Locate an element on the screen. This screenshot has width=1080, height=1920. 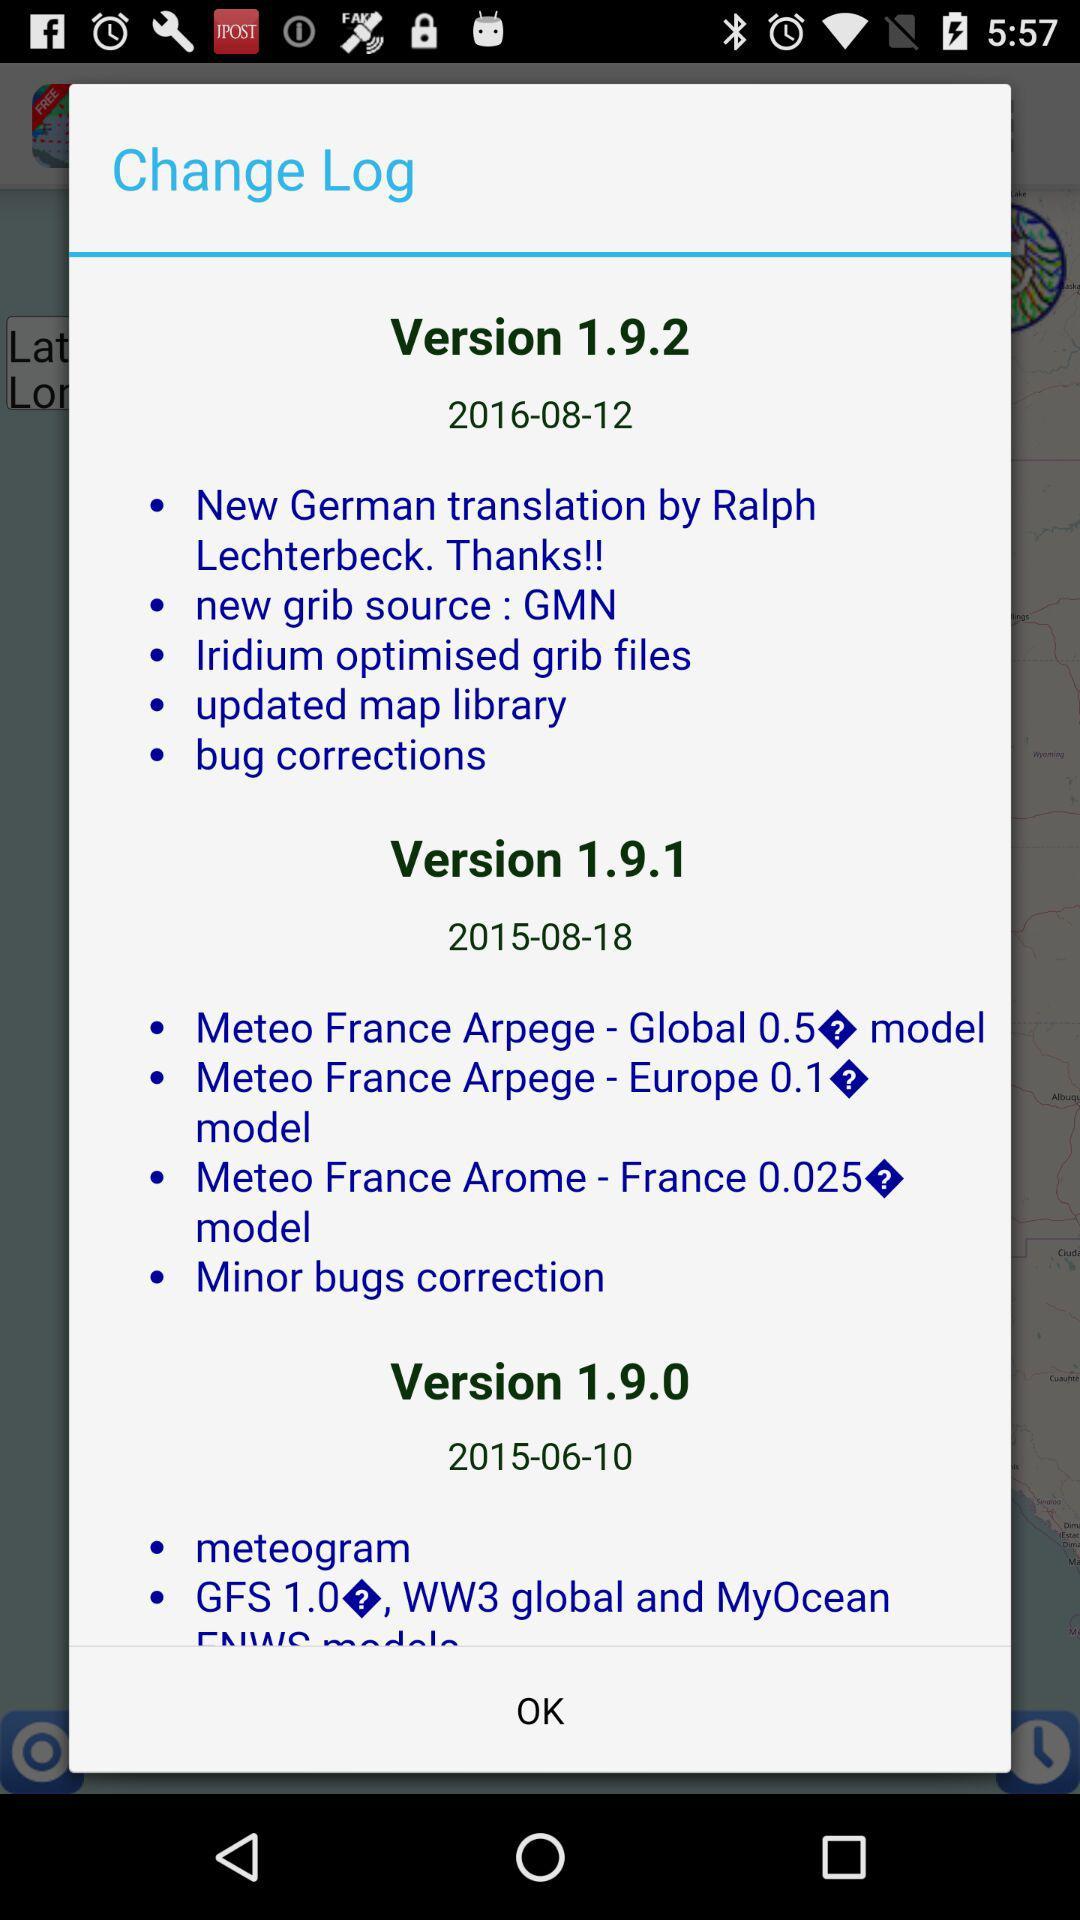
about phone is located at coordinates (540, 950).